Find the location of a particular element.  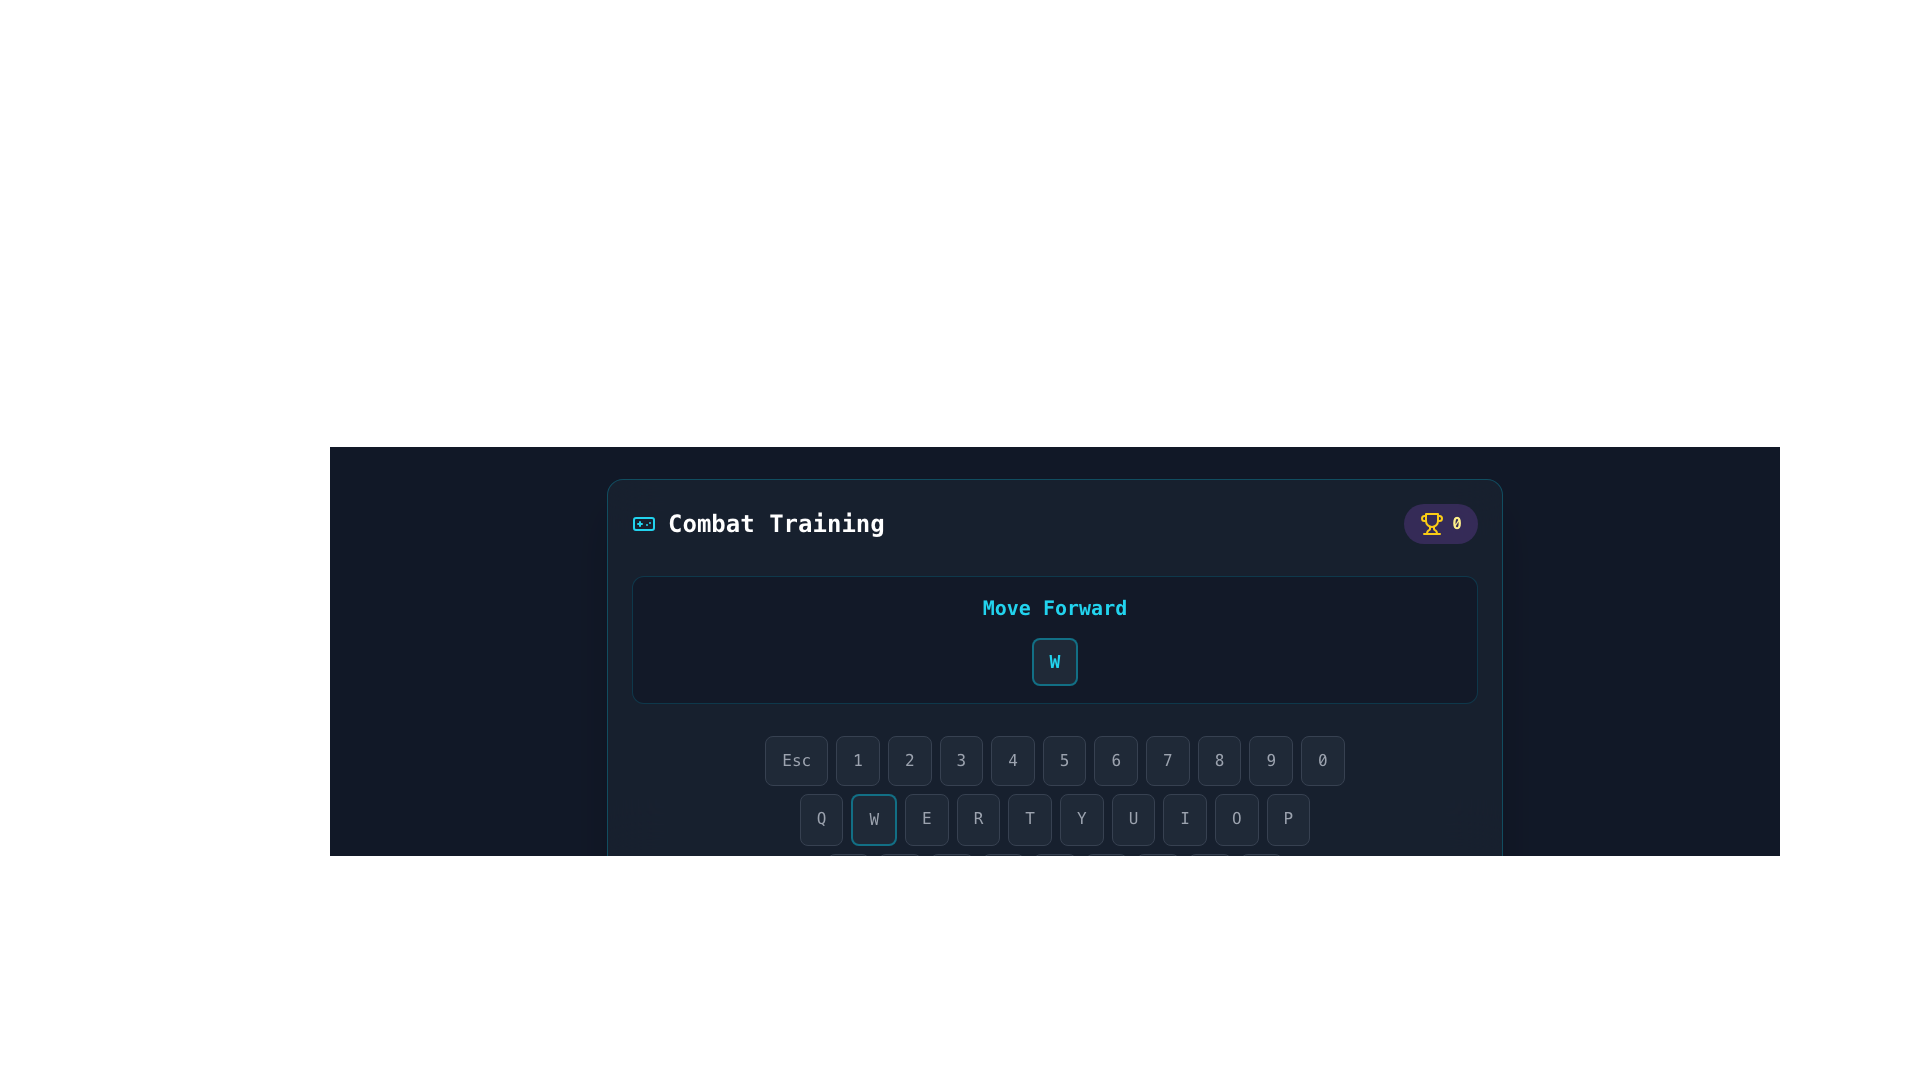

the eighth button in the virtual keyboard interface that spells out 'QWERTYUIOP' to initiate its action is located at coordinates (1185, 820).